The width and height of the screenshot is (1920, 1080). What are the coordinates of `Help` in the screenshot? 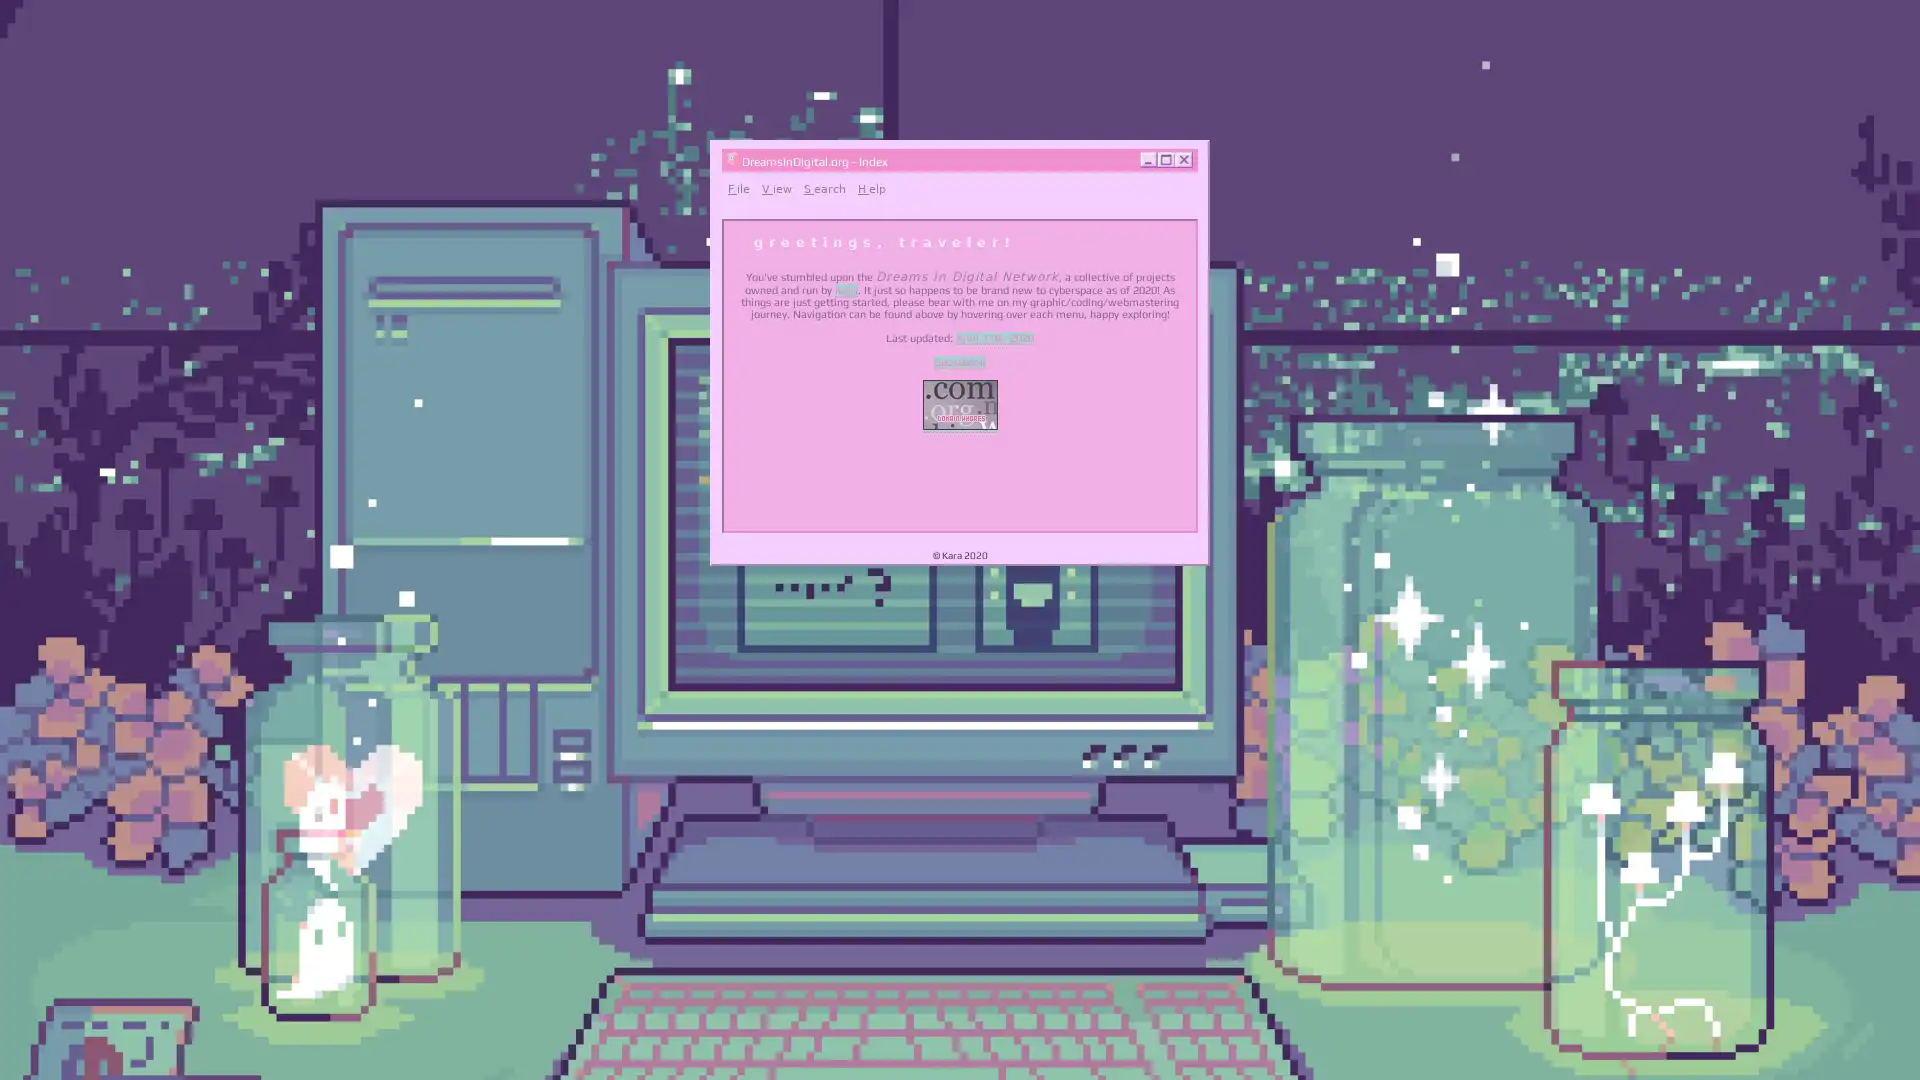 It's located at (872, 189).